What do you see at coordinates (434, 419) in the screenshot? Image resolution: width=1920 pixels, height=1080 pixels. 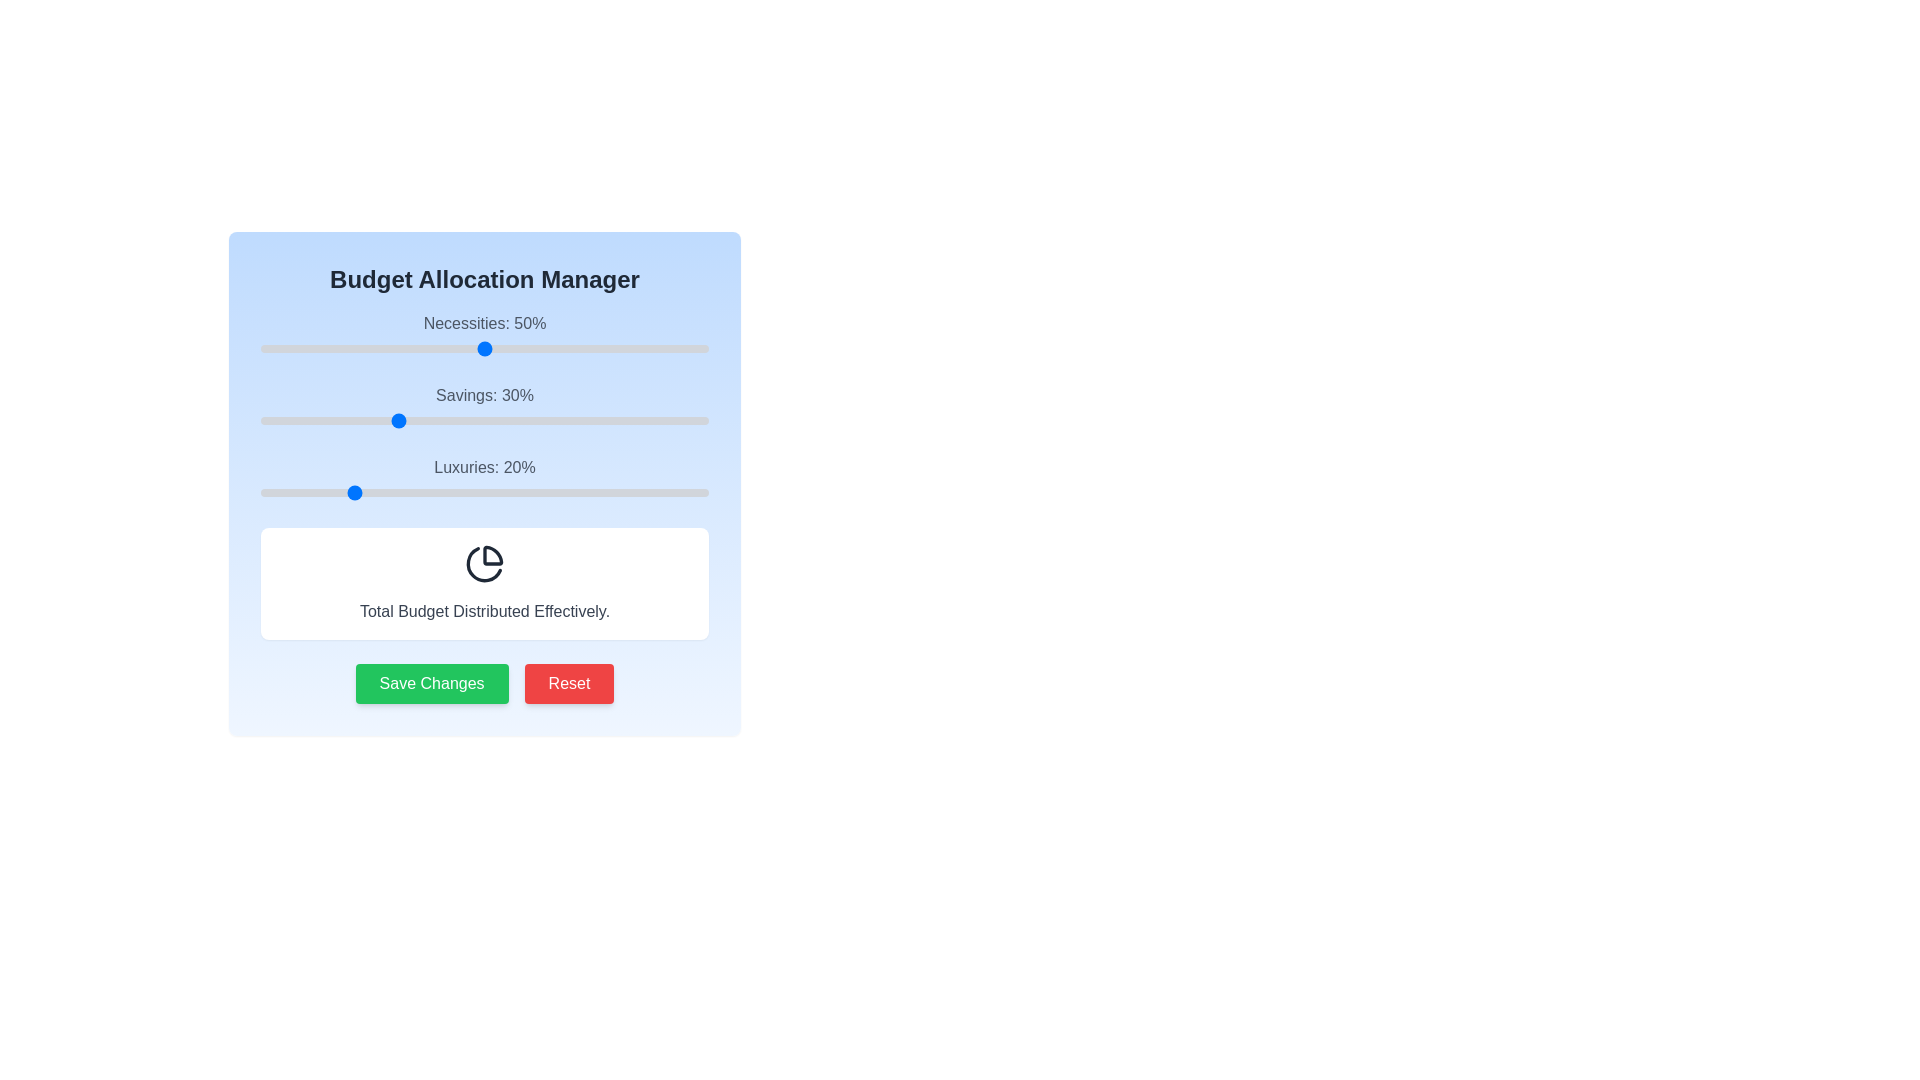 I see `the savings percentage` at bounding box center [434, 419].